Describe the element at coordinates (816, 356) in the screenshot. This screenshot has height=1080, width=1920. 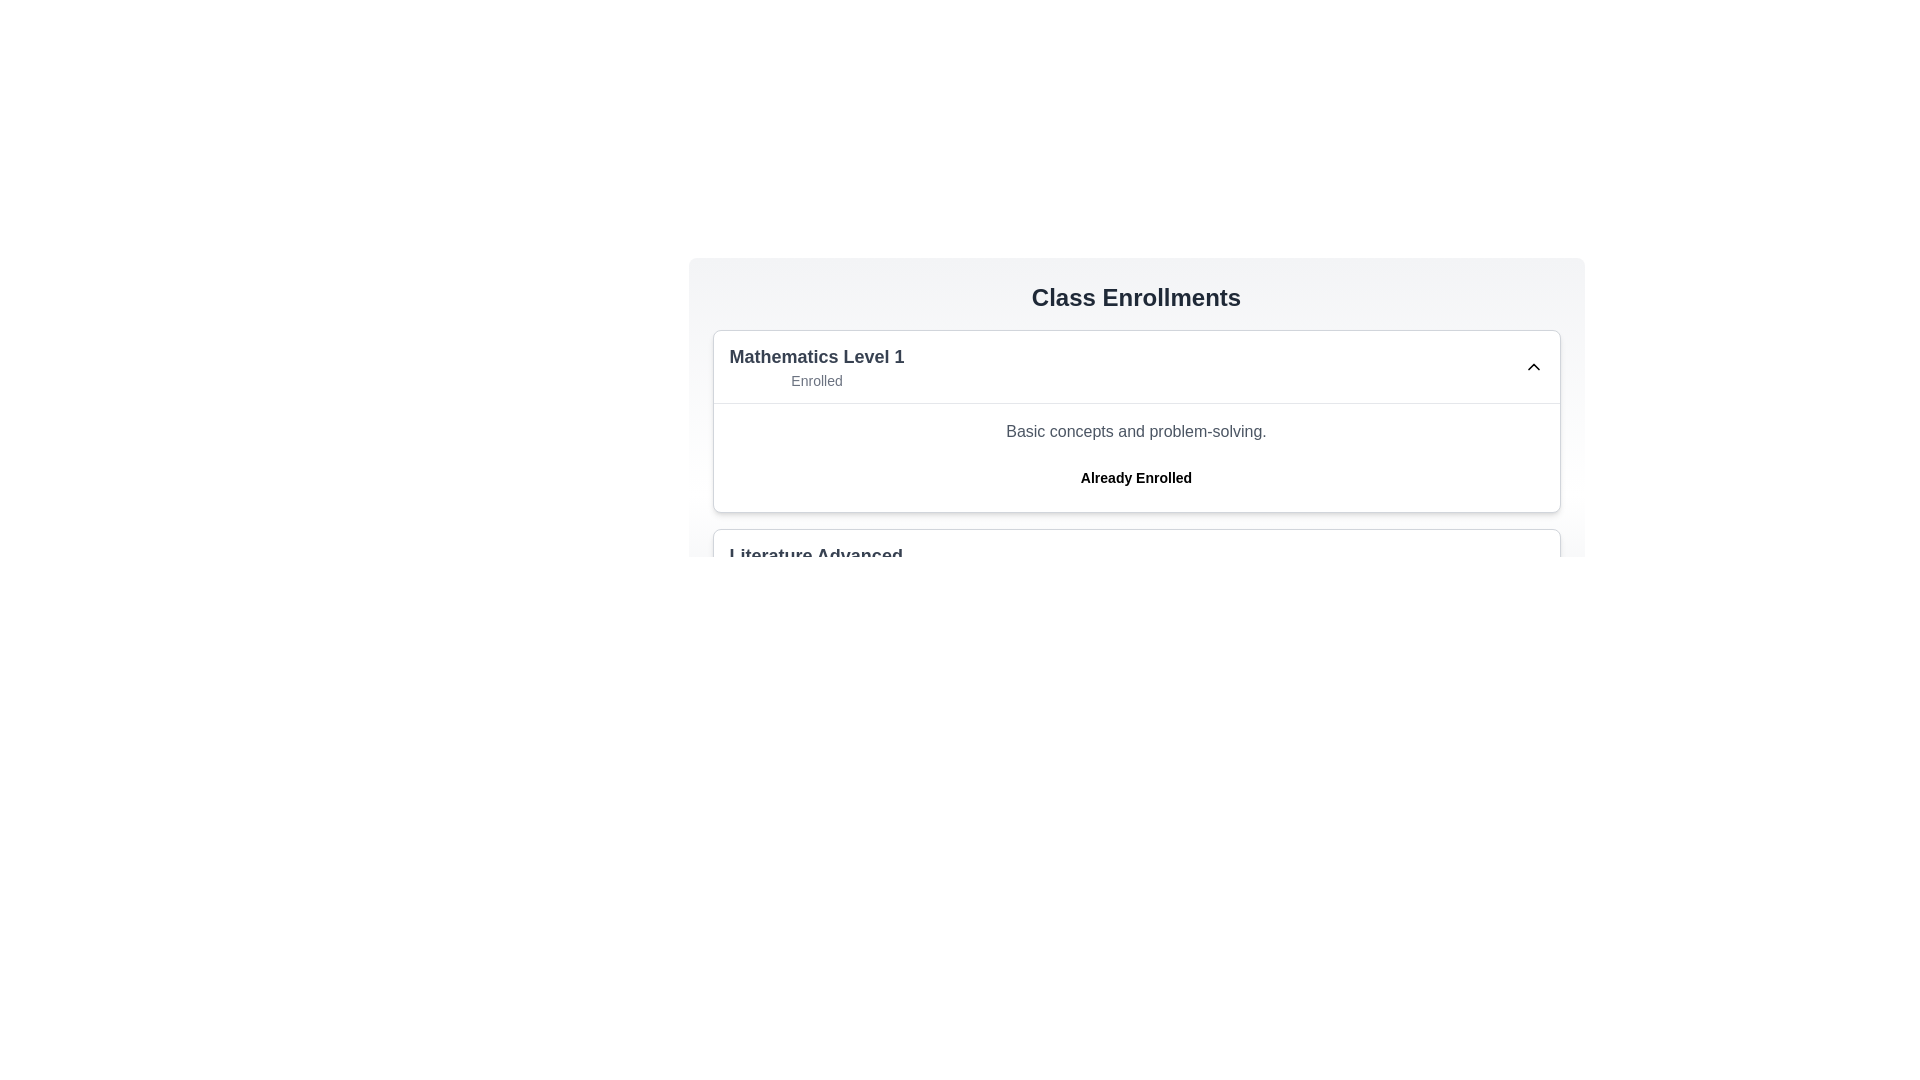
I see `the text label reading 'Mathematics Level 1', which is styled with a larger font size, bold weight, and dark gray color, located at the top of a section describing a course` at that location.